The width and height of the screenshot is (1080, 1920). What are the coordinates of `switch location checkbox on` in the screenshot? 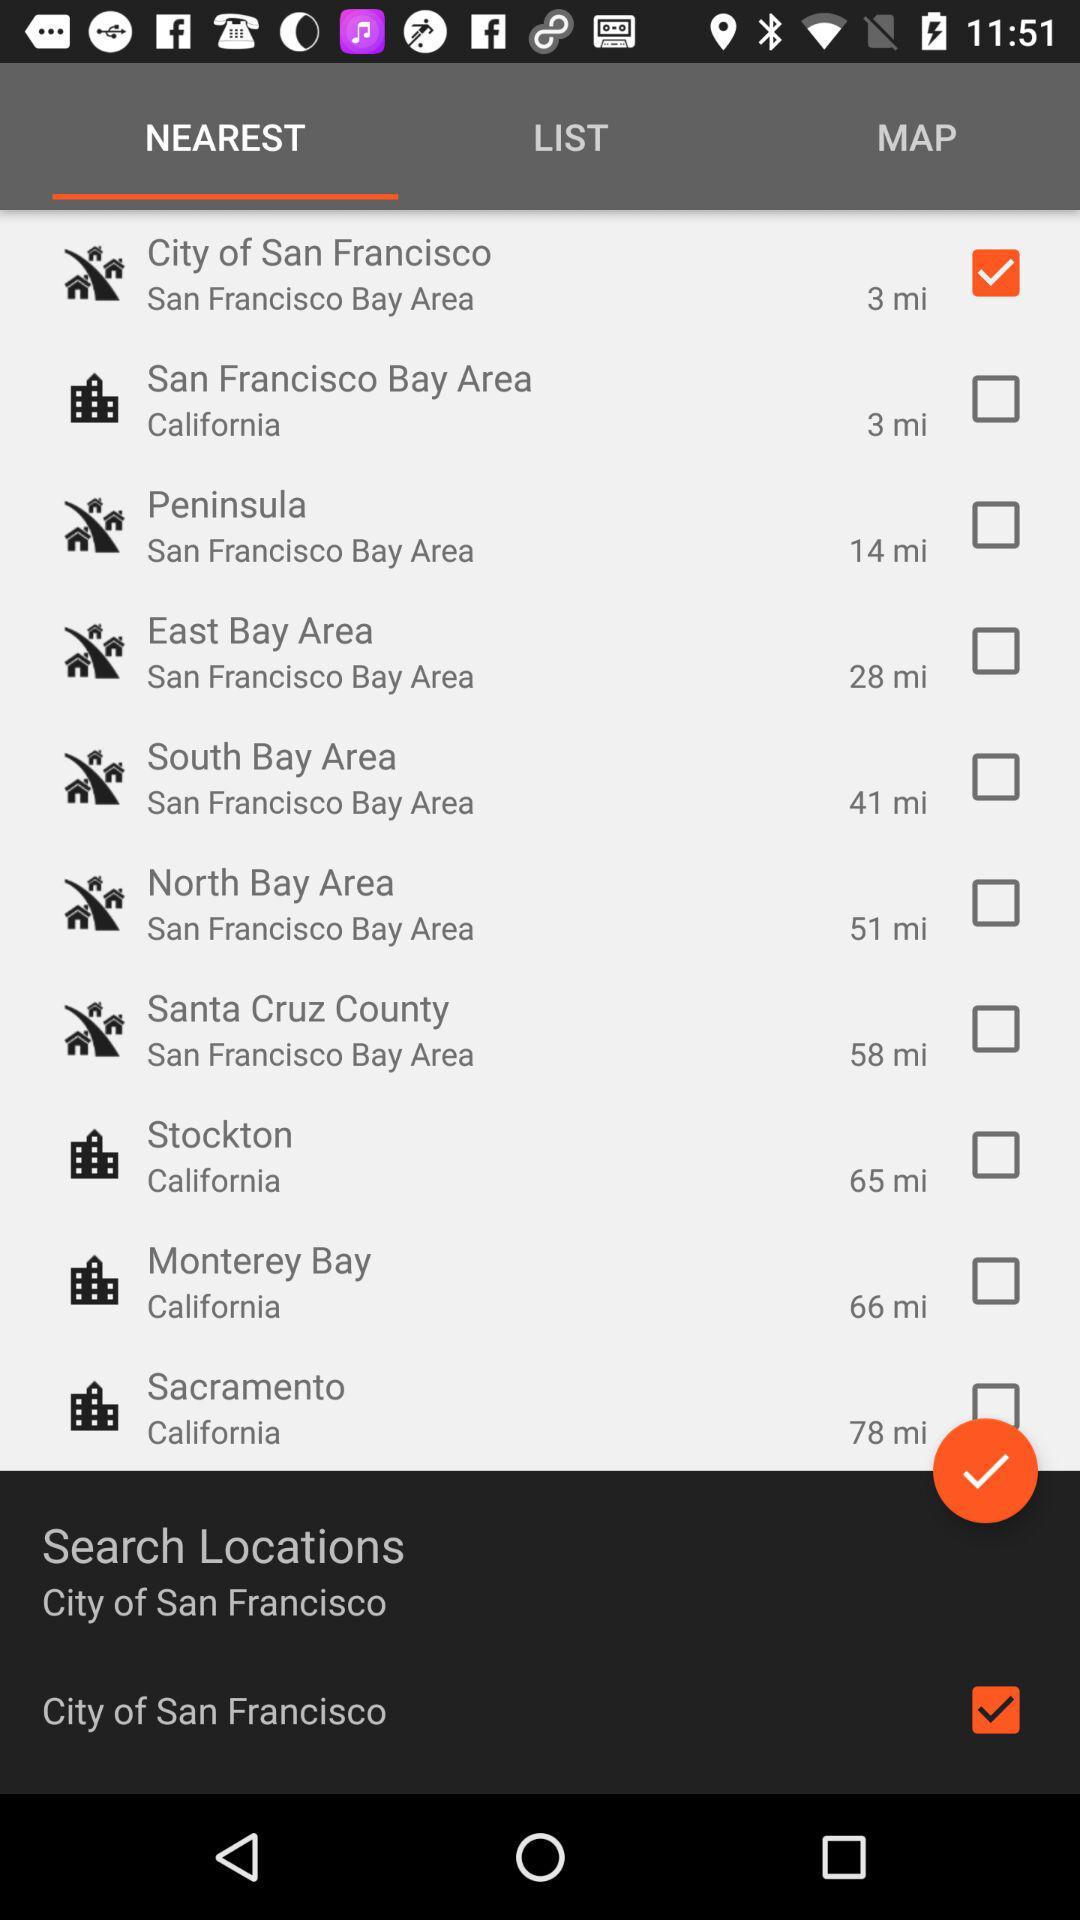 It's located at (995, 398).